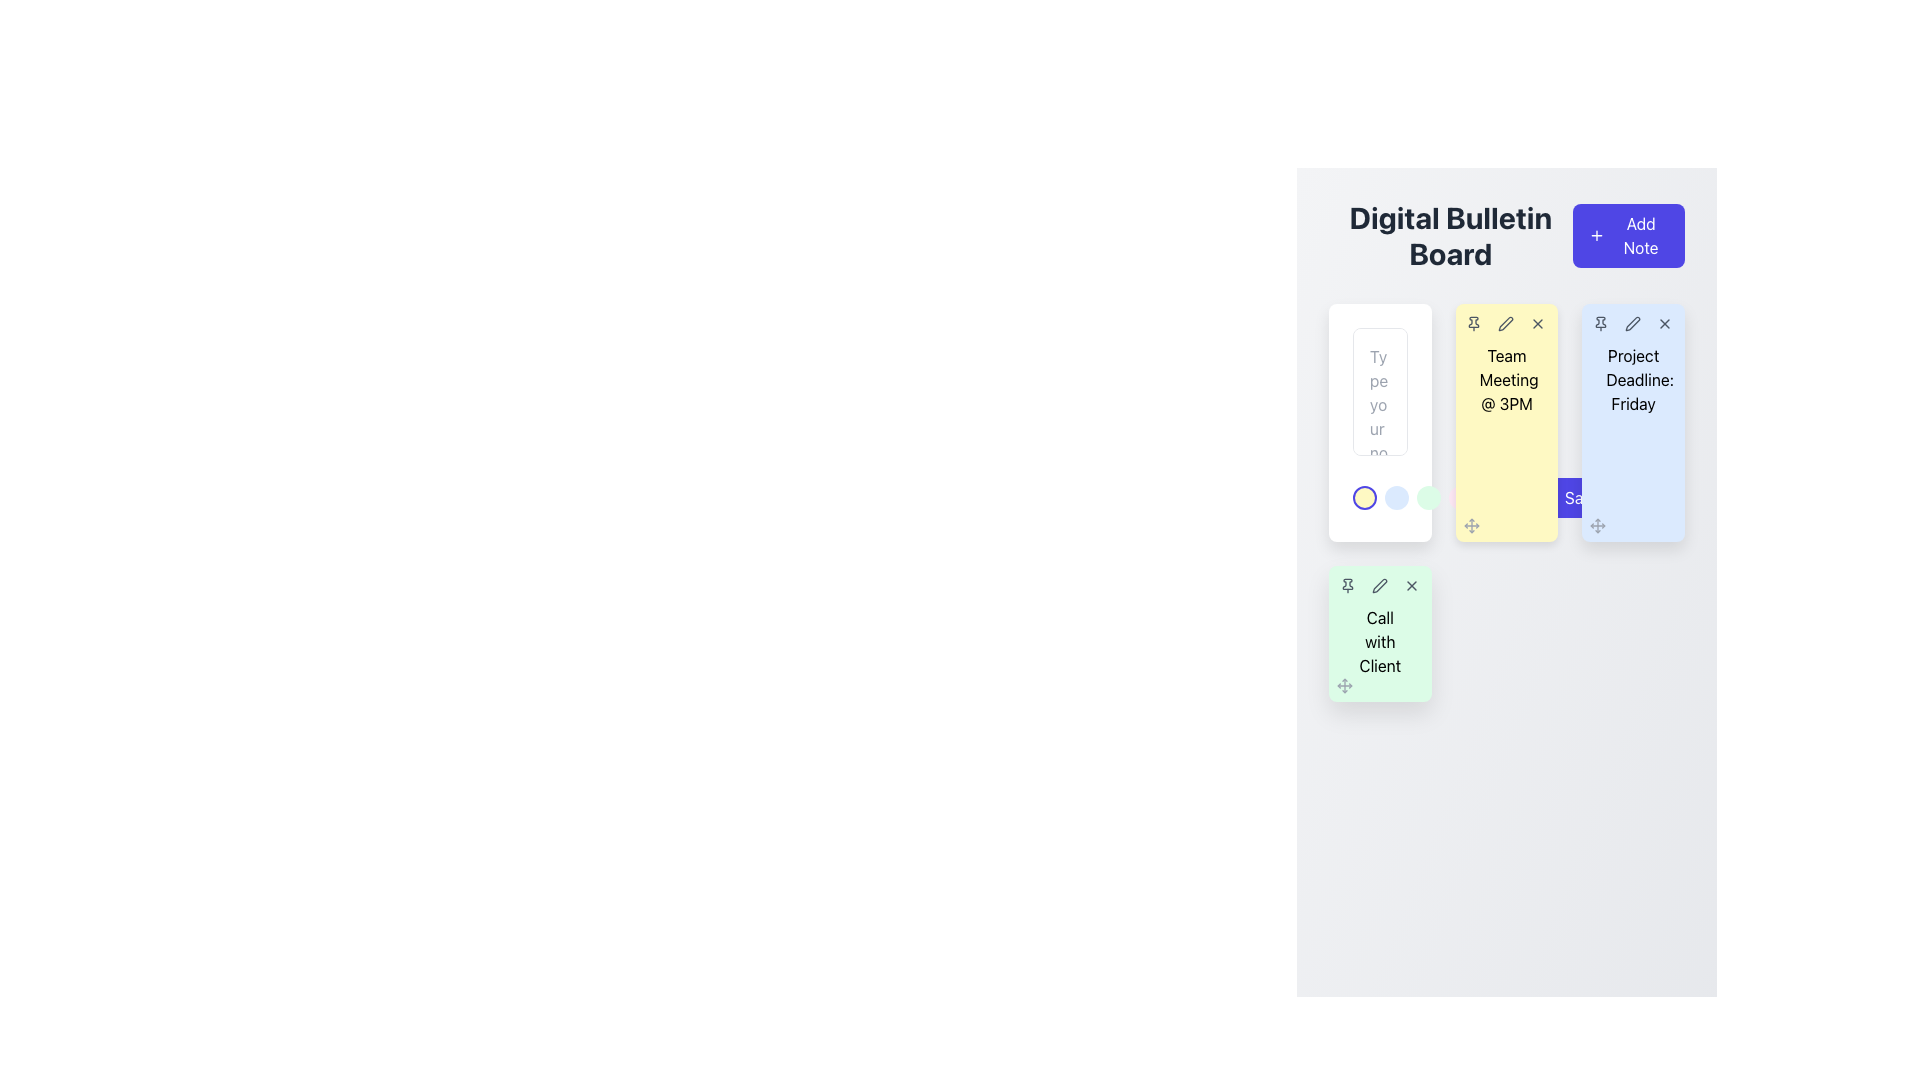 The height and width of the screenshot is (1080, 1920). I want to click on the text label positioned in the lower-left region of the green card on the bulletin board interface, which indicates the nature of its content or purpose, so click(1379, 641).